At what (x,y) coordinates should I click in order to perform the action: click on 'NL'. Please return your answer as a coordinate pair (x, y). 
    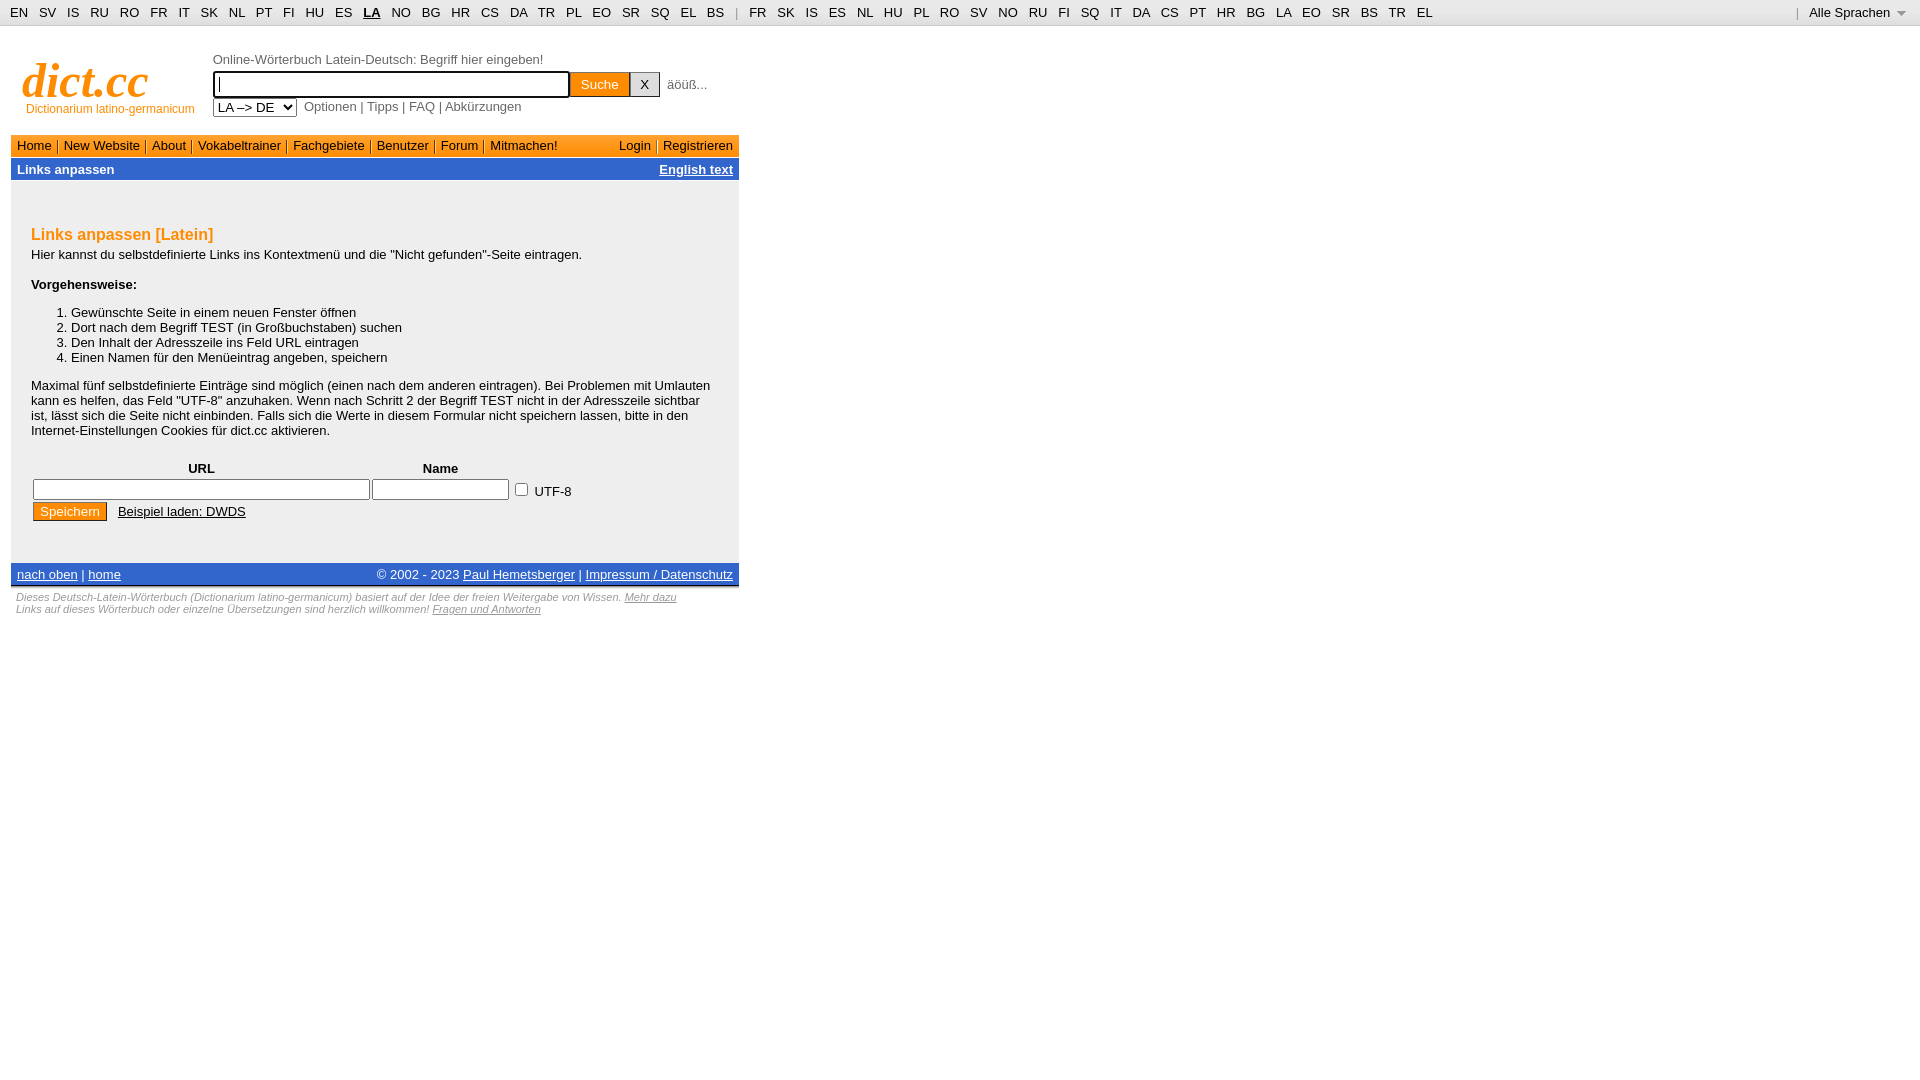
    Looking at the image, I should click on (236, 12).